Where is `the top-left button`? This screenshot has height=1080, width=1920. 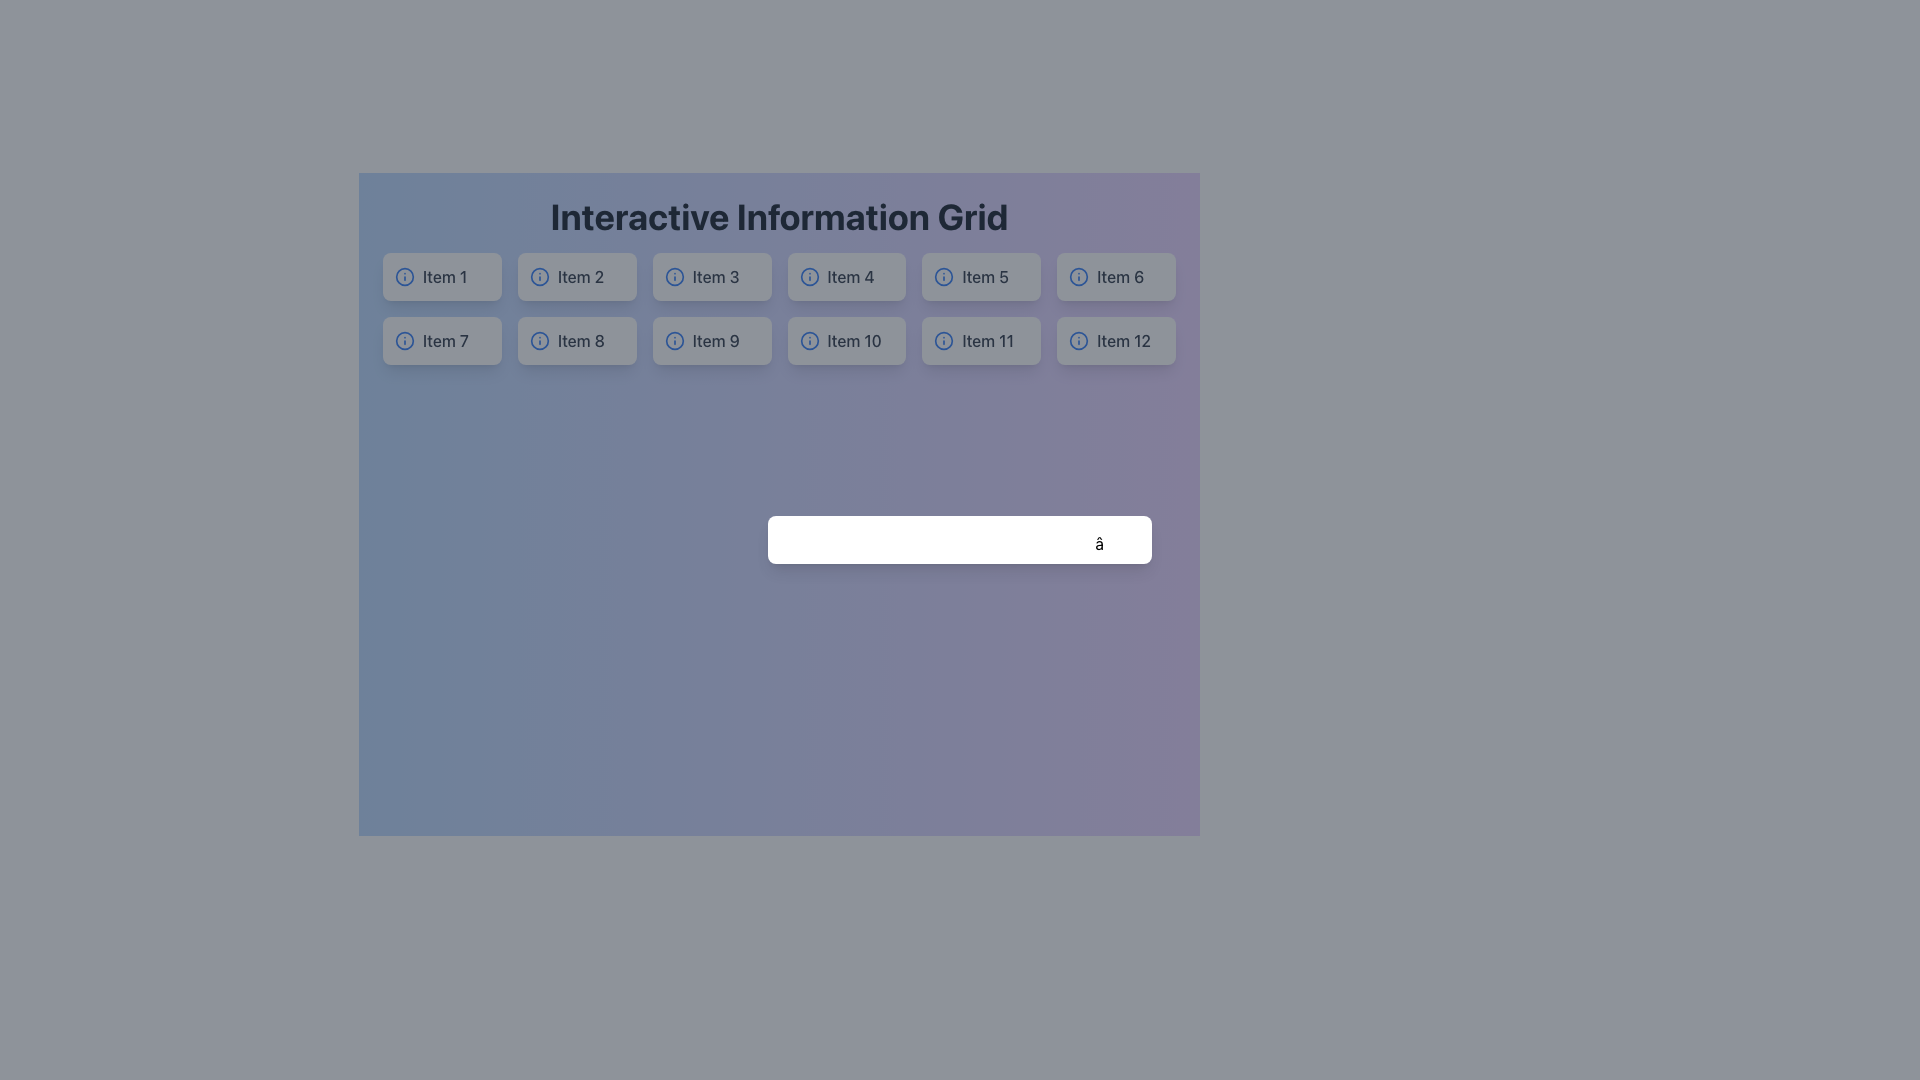
the top-left button is located at coordinates (440, 277).